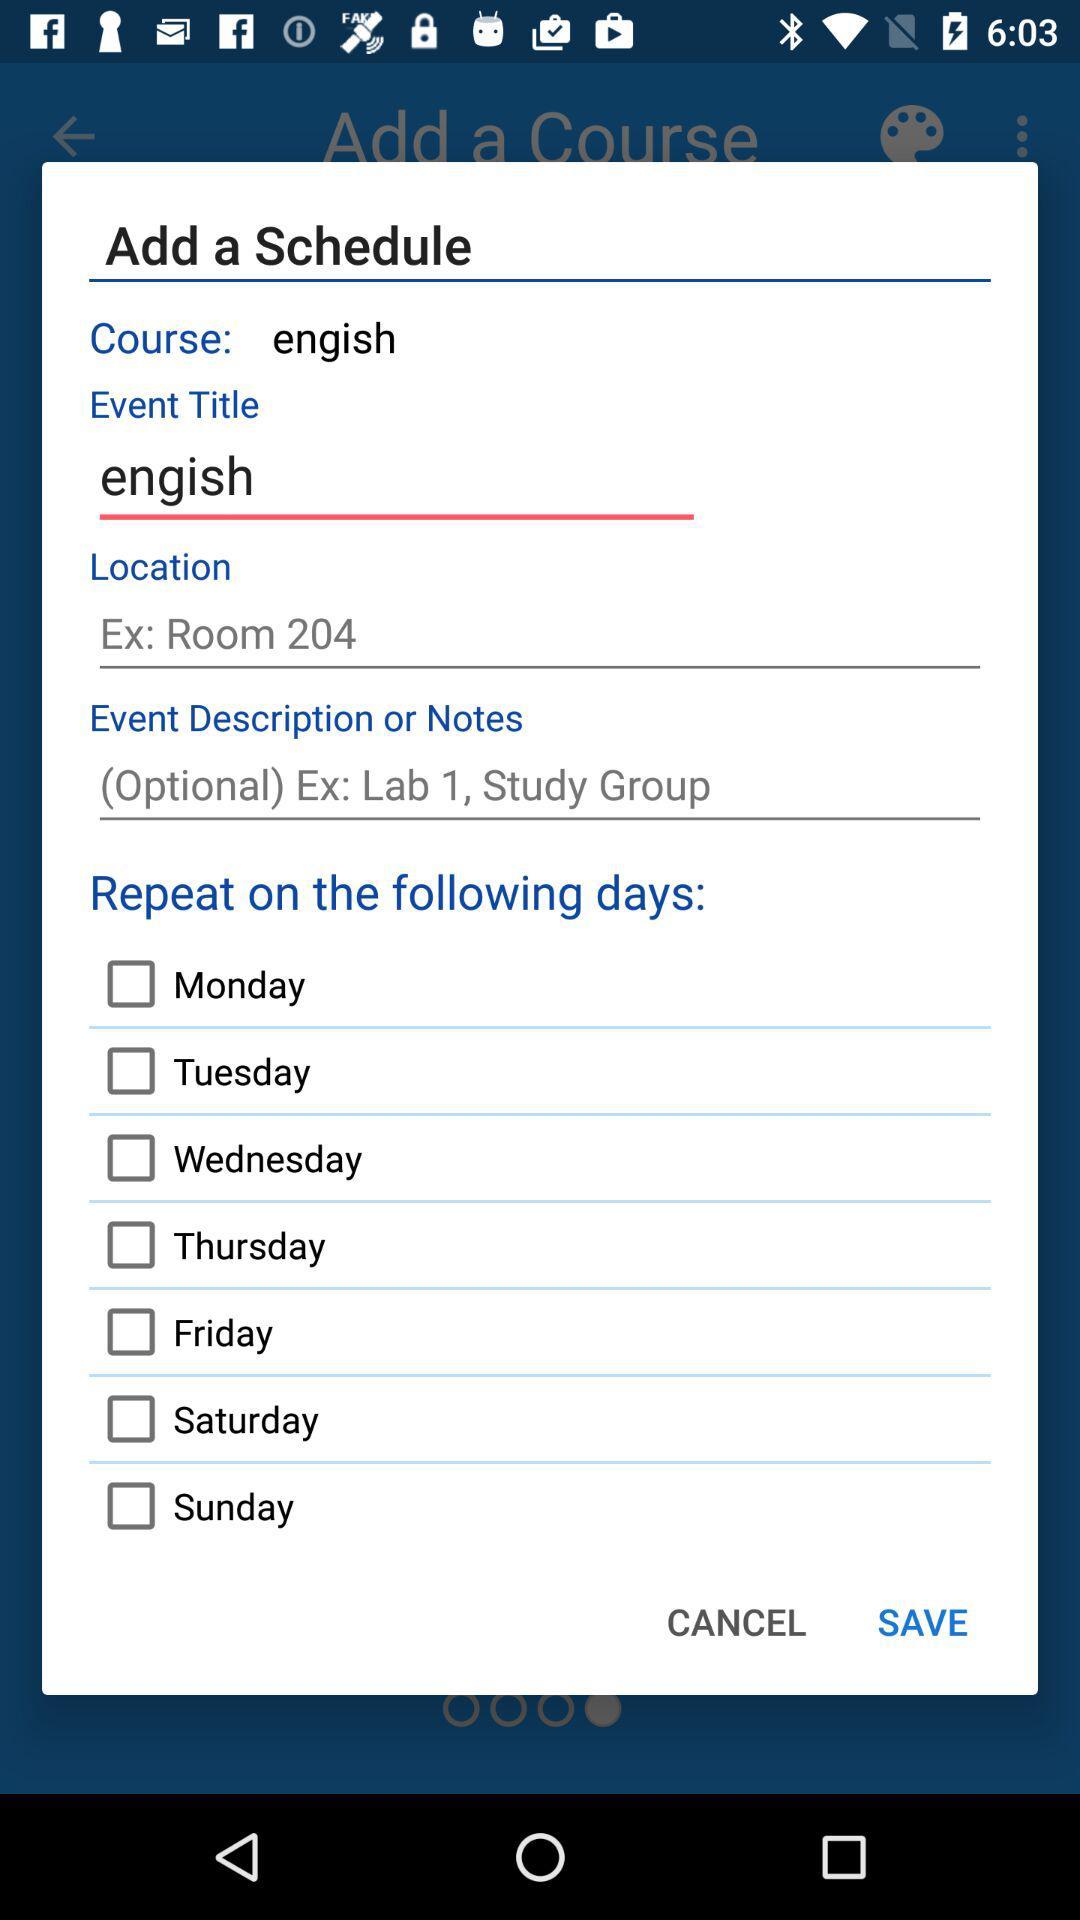 The image size is (1080, 1920). I want to click on optional event description or notes, so click(540, 783).